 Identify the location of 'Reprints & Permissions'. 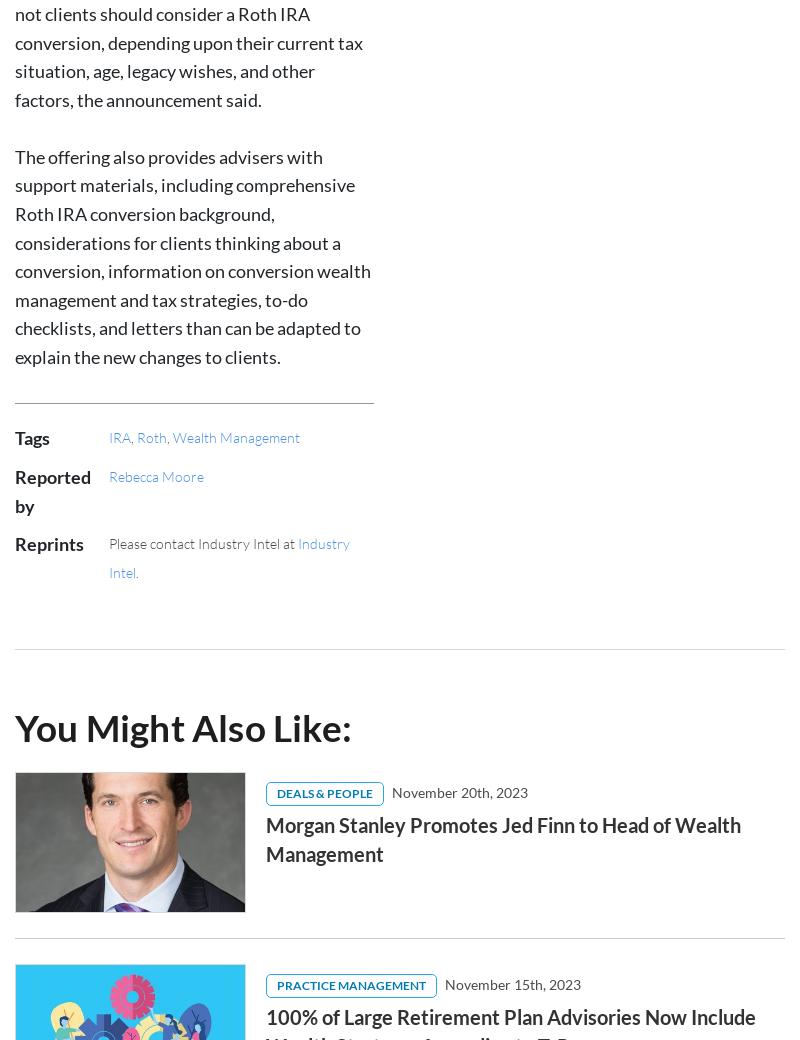
(313, 866).